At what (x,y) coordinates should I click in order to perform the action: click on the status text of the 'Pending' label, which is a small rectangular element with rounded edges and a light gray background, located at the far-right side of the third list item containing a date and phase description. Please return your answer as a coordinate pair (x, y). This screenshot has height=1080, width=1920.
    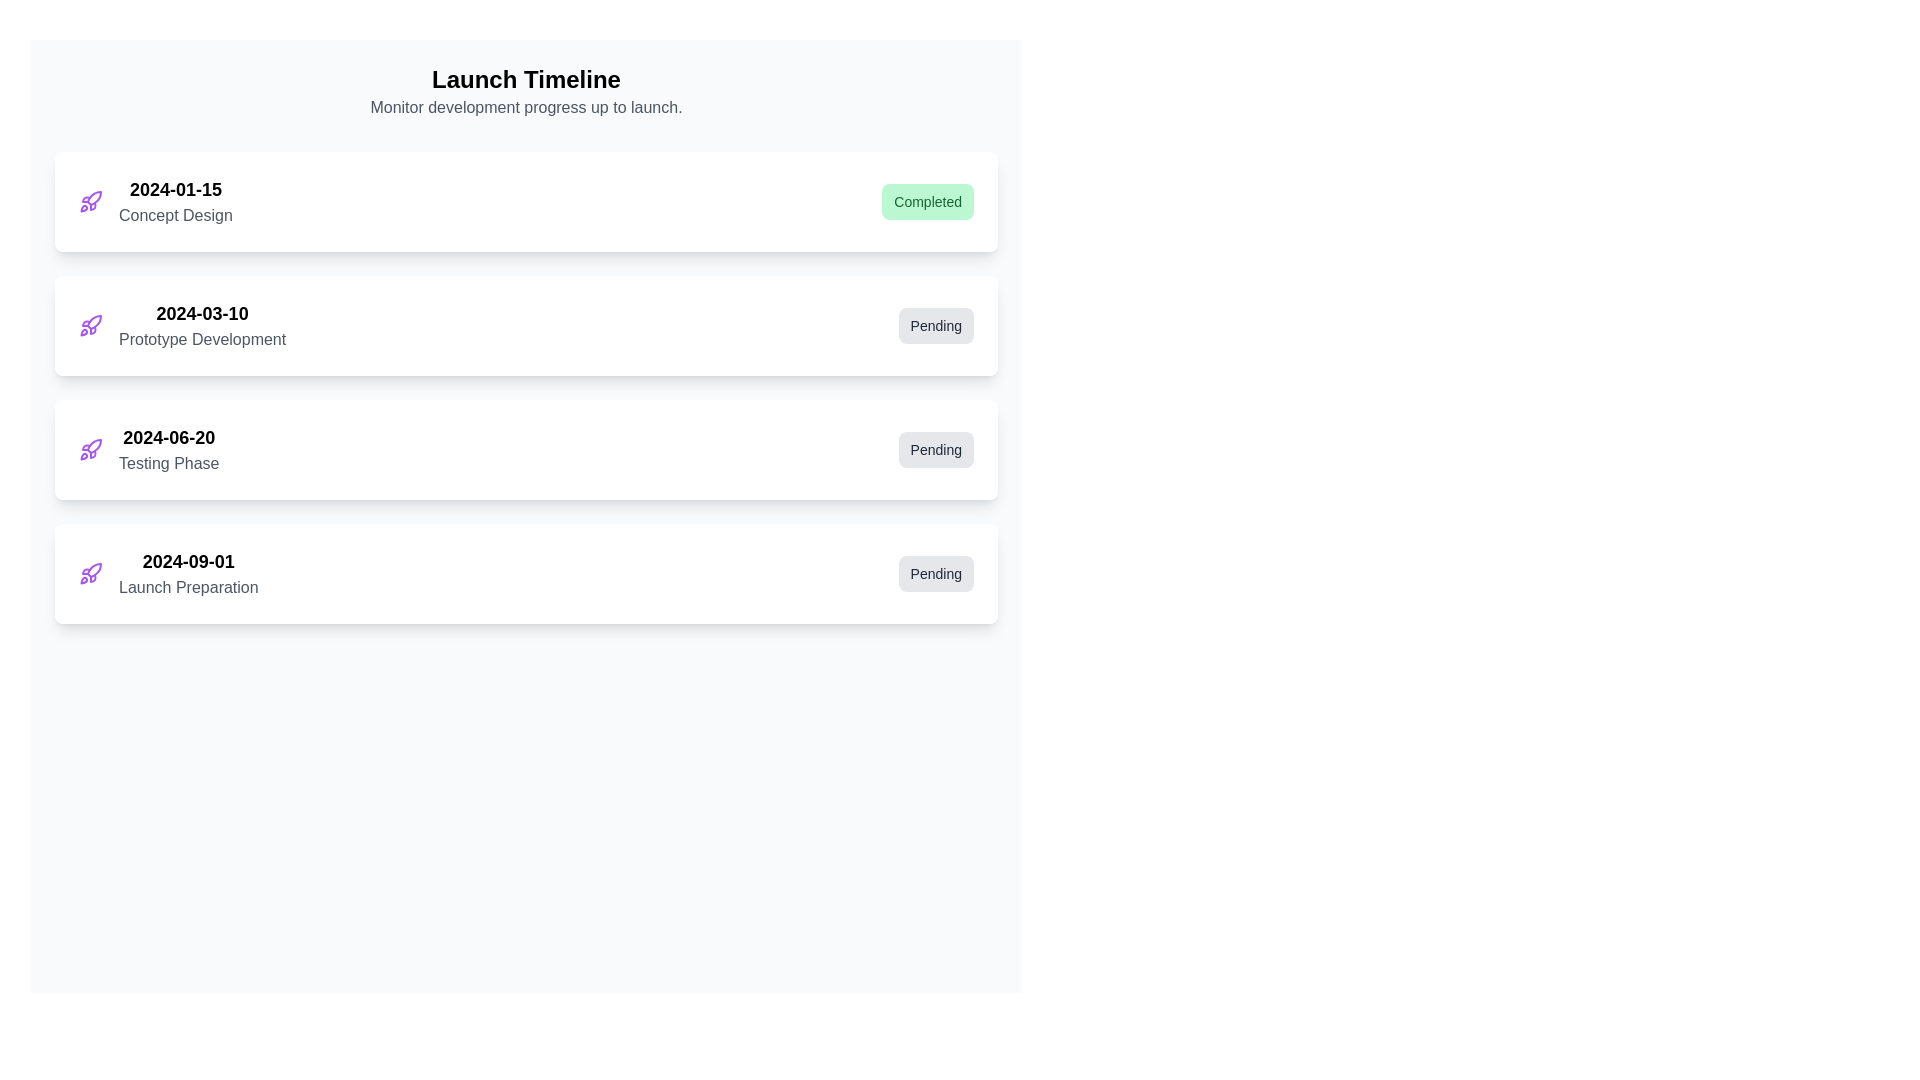
    Looking at the image, I should click on (935, 450).